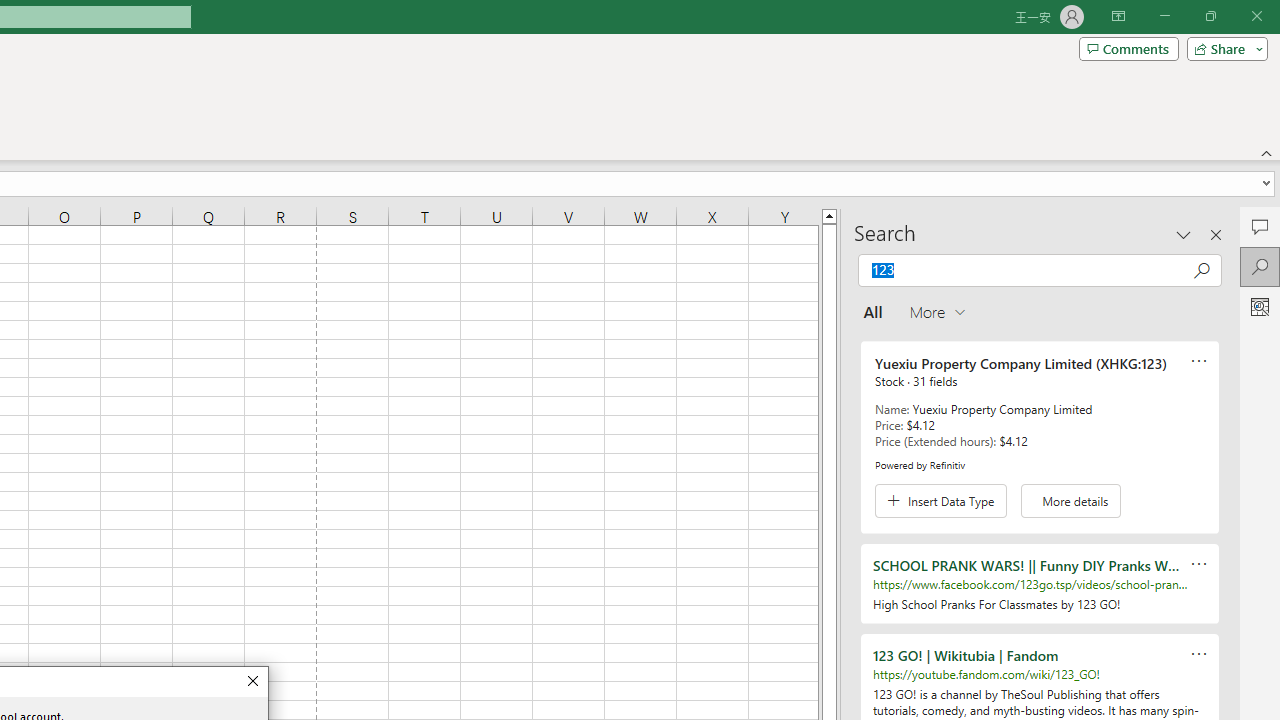  What do you see at coordinates (1128, 47) in the screenshot?
I see `'Comments'` at bounding box center [1128, 47].